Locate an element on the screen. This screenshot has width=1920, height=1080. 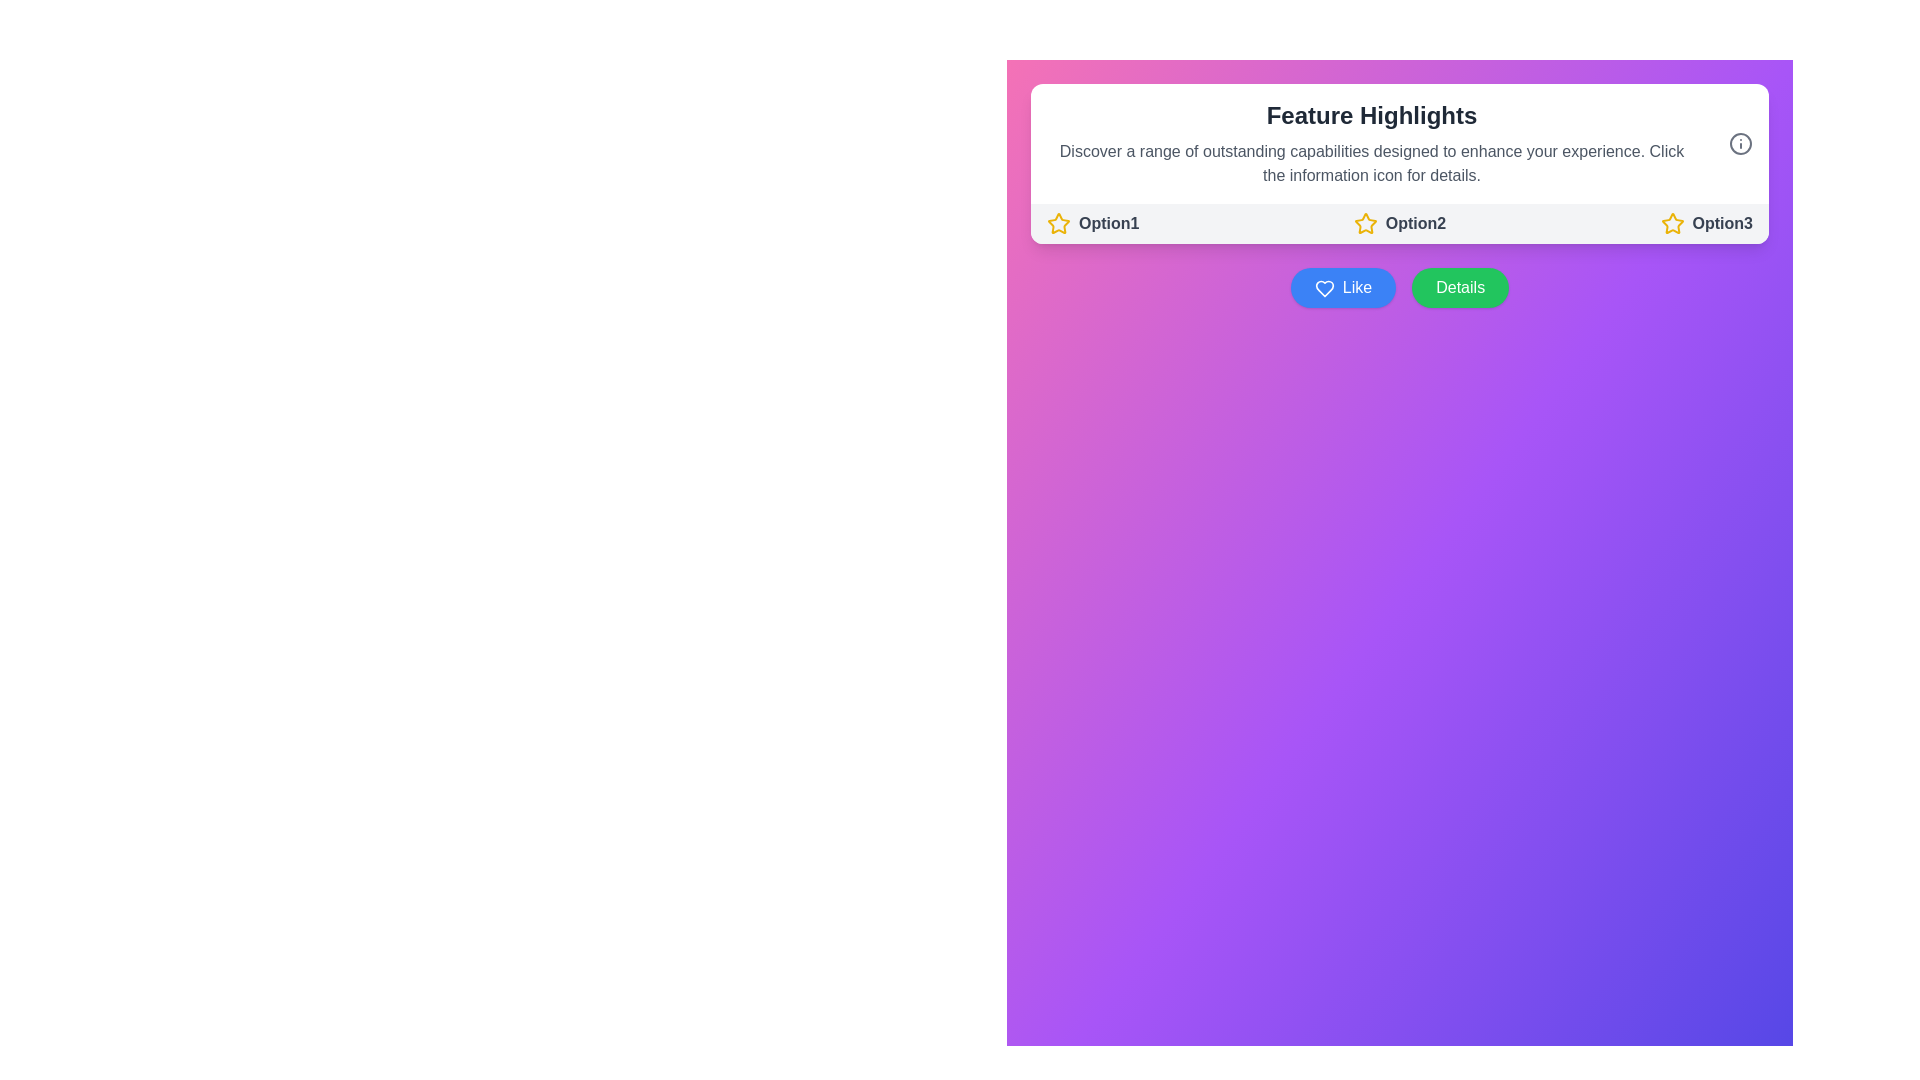
the gray information icon located in the upper-right corner of the white rounded panel is located at coordinates (1740, 142).